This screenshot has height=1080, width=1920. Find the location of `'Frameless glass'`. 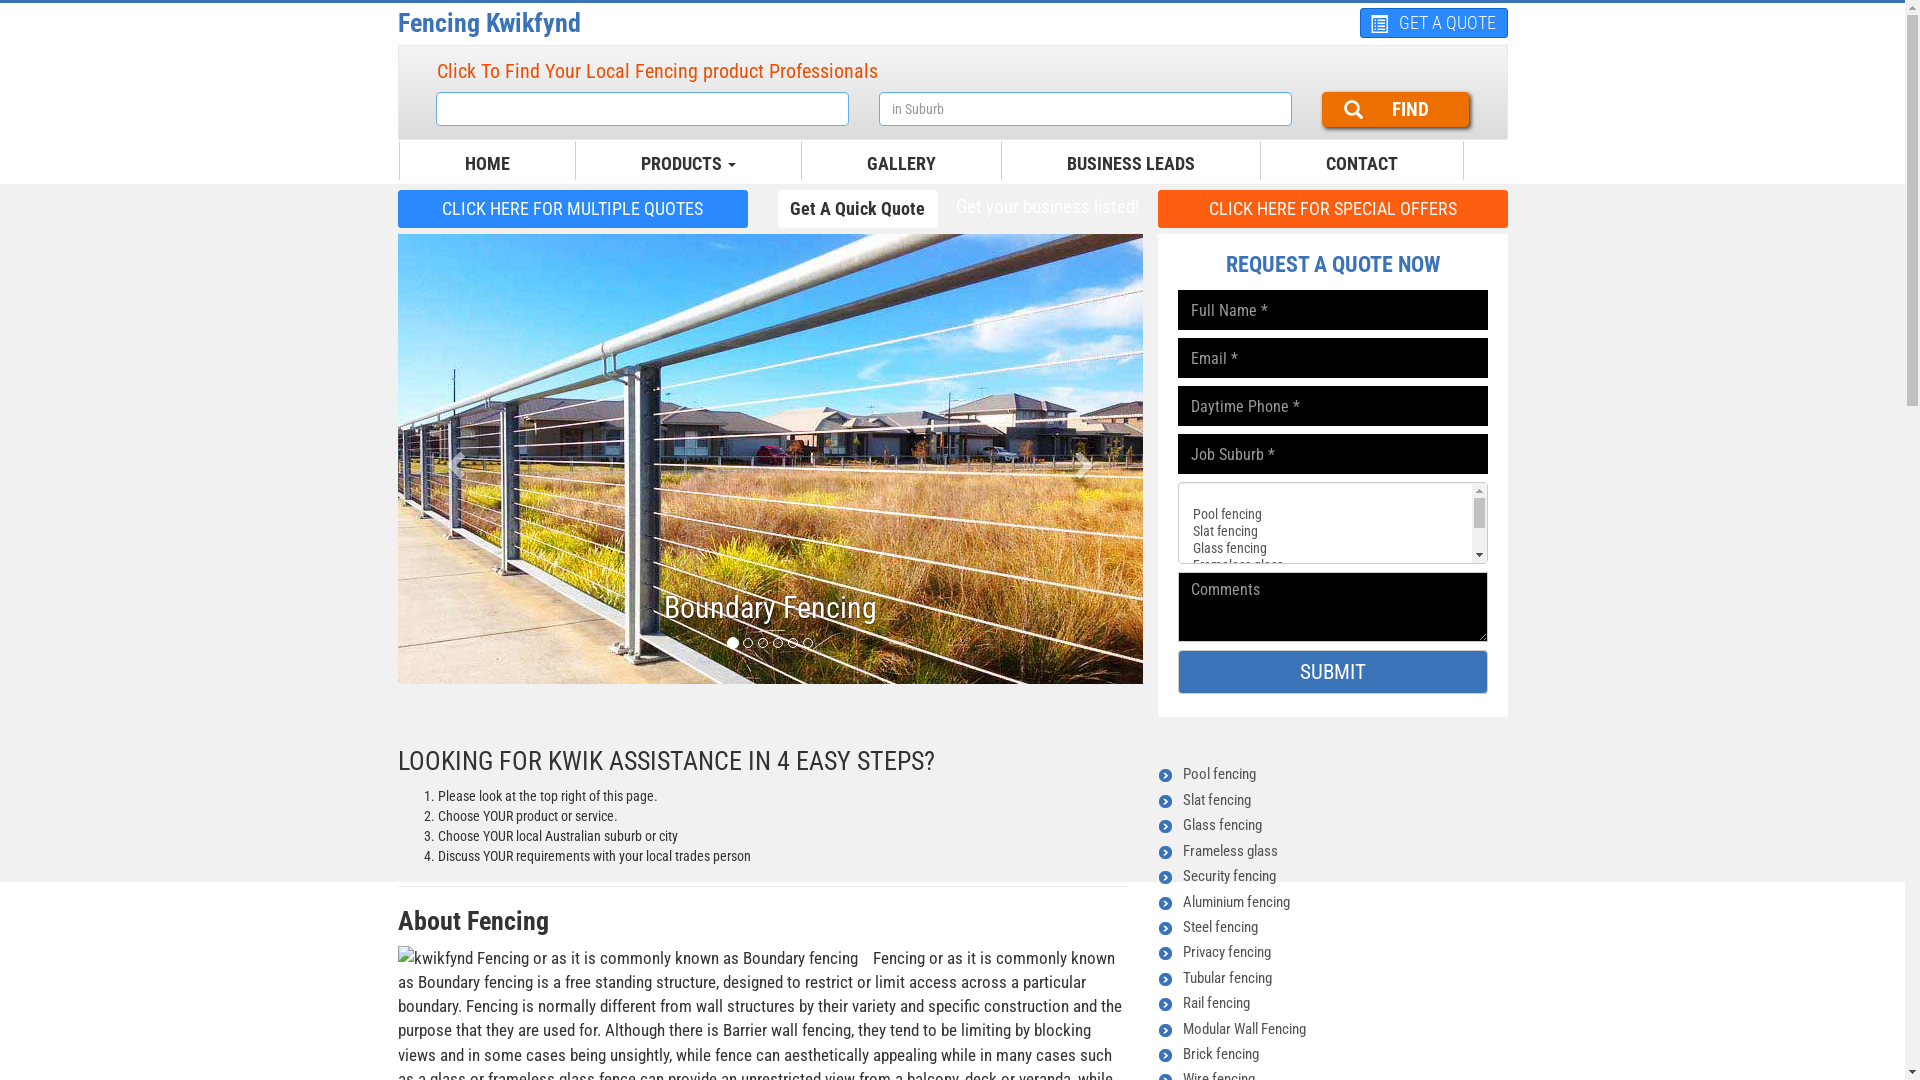

'Frameless glass' is located at coordinates (1228, 851).